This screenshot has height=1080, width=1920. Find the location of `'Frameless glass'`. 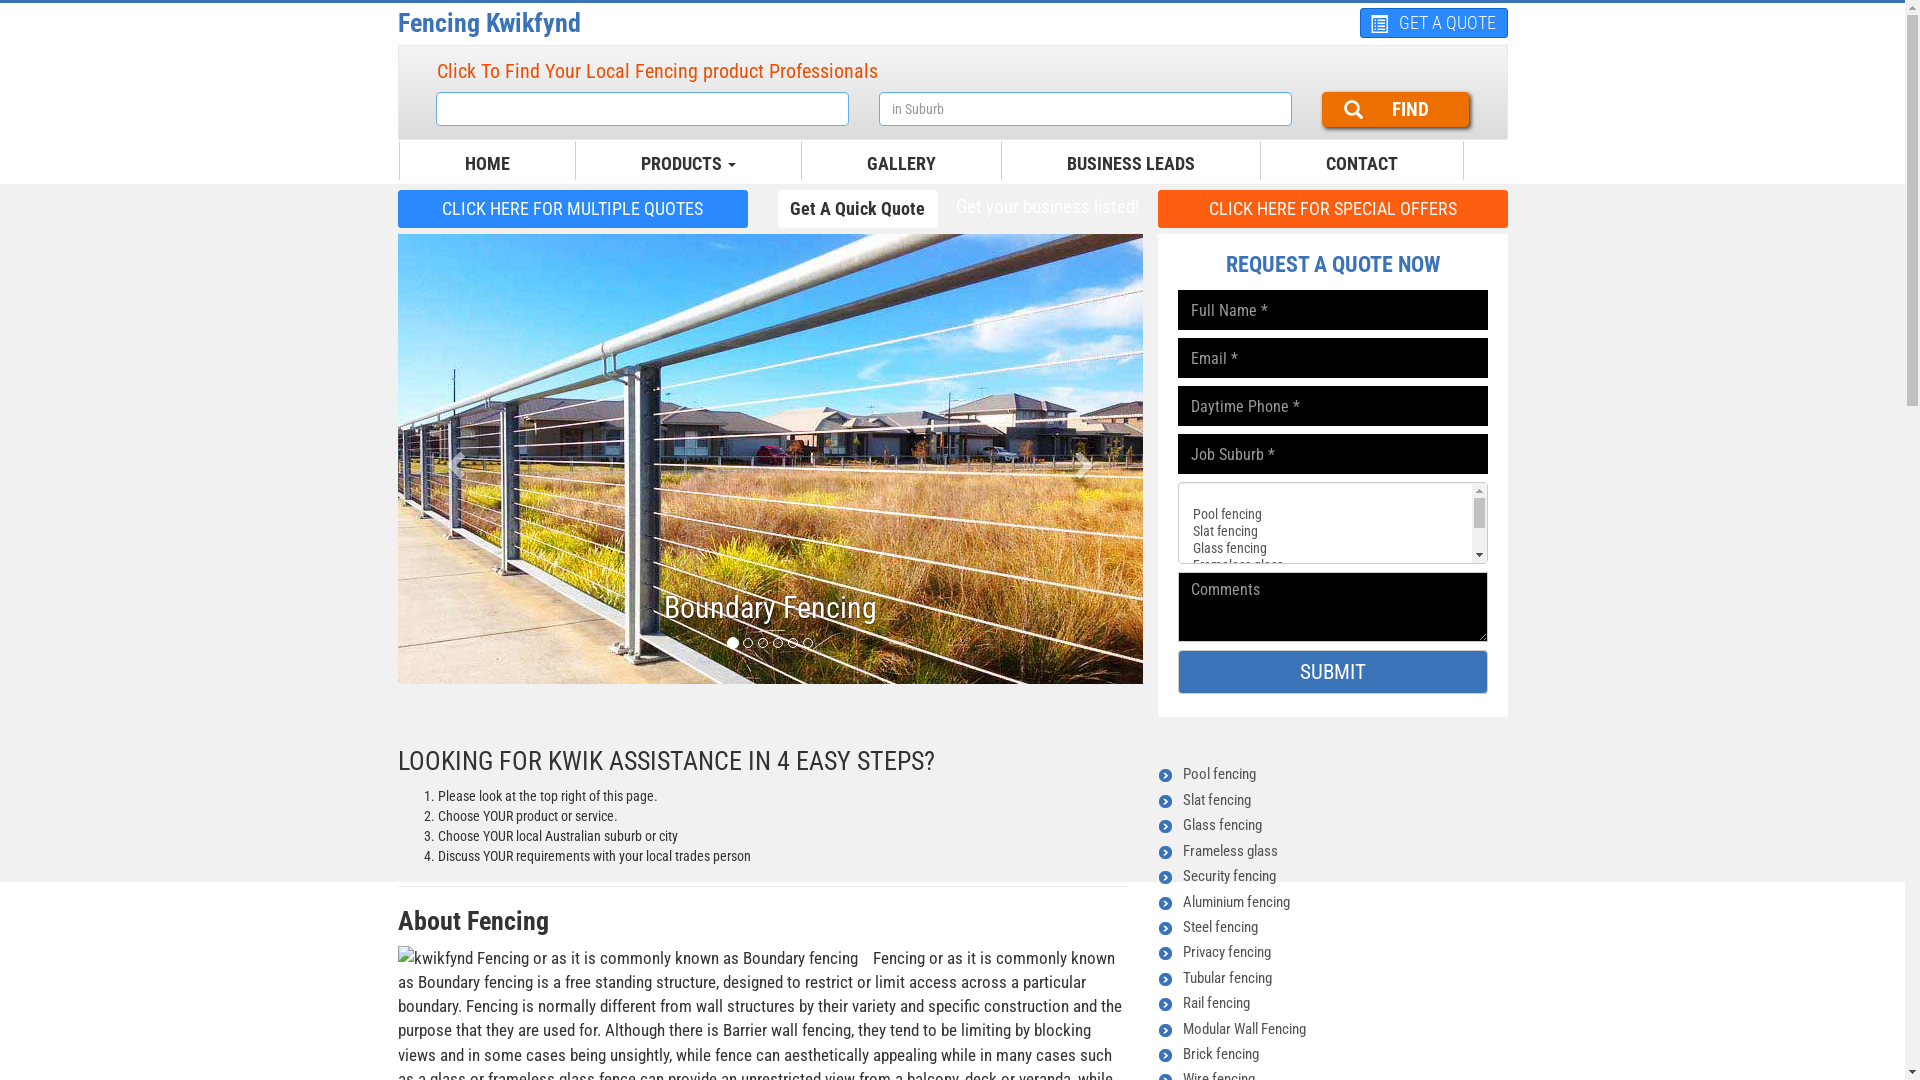

'Frameless glass' is located at coordinates (1228, 851).